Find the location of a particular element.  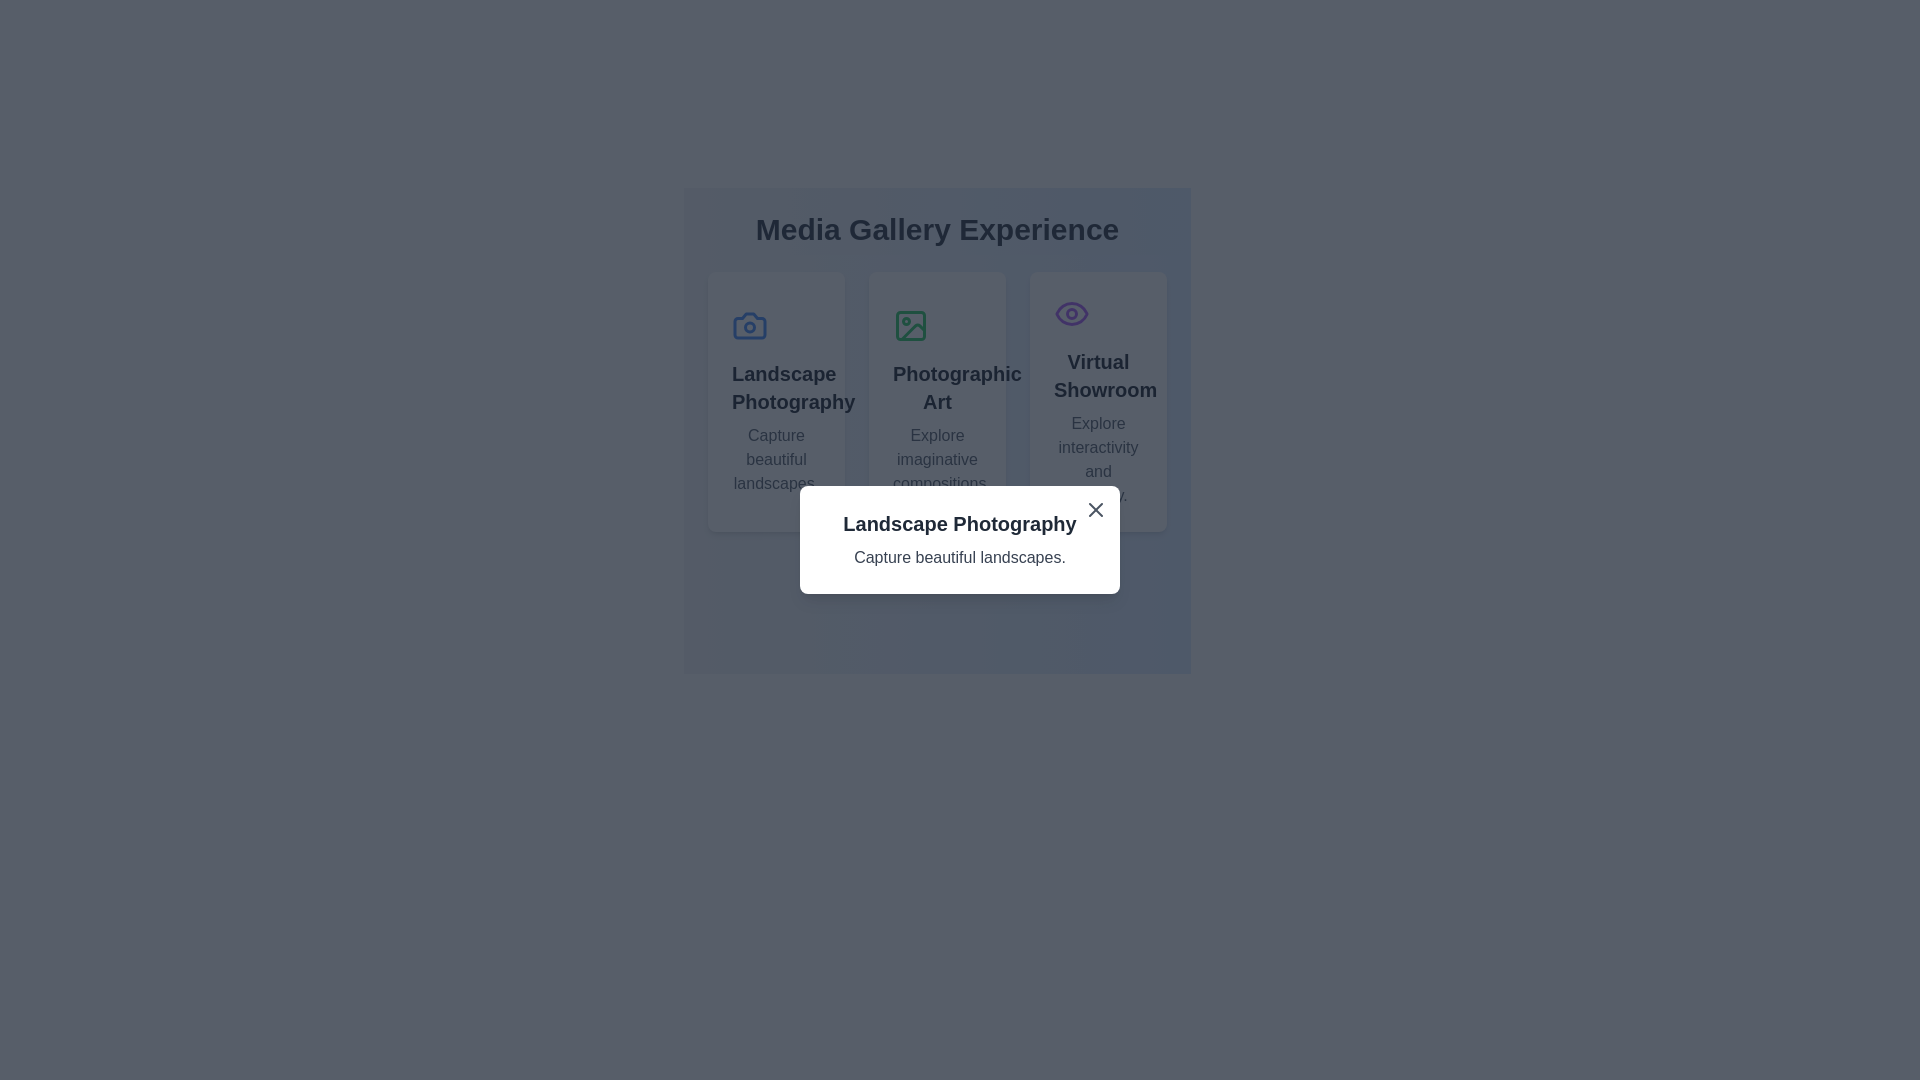

the icon representing the 'Photographic Art' card module, which is positioned at the top section of the card, centered horizontally above the subtitle 'Explore imaginative compositions.' is located at coordinates (910, 325).